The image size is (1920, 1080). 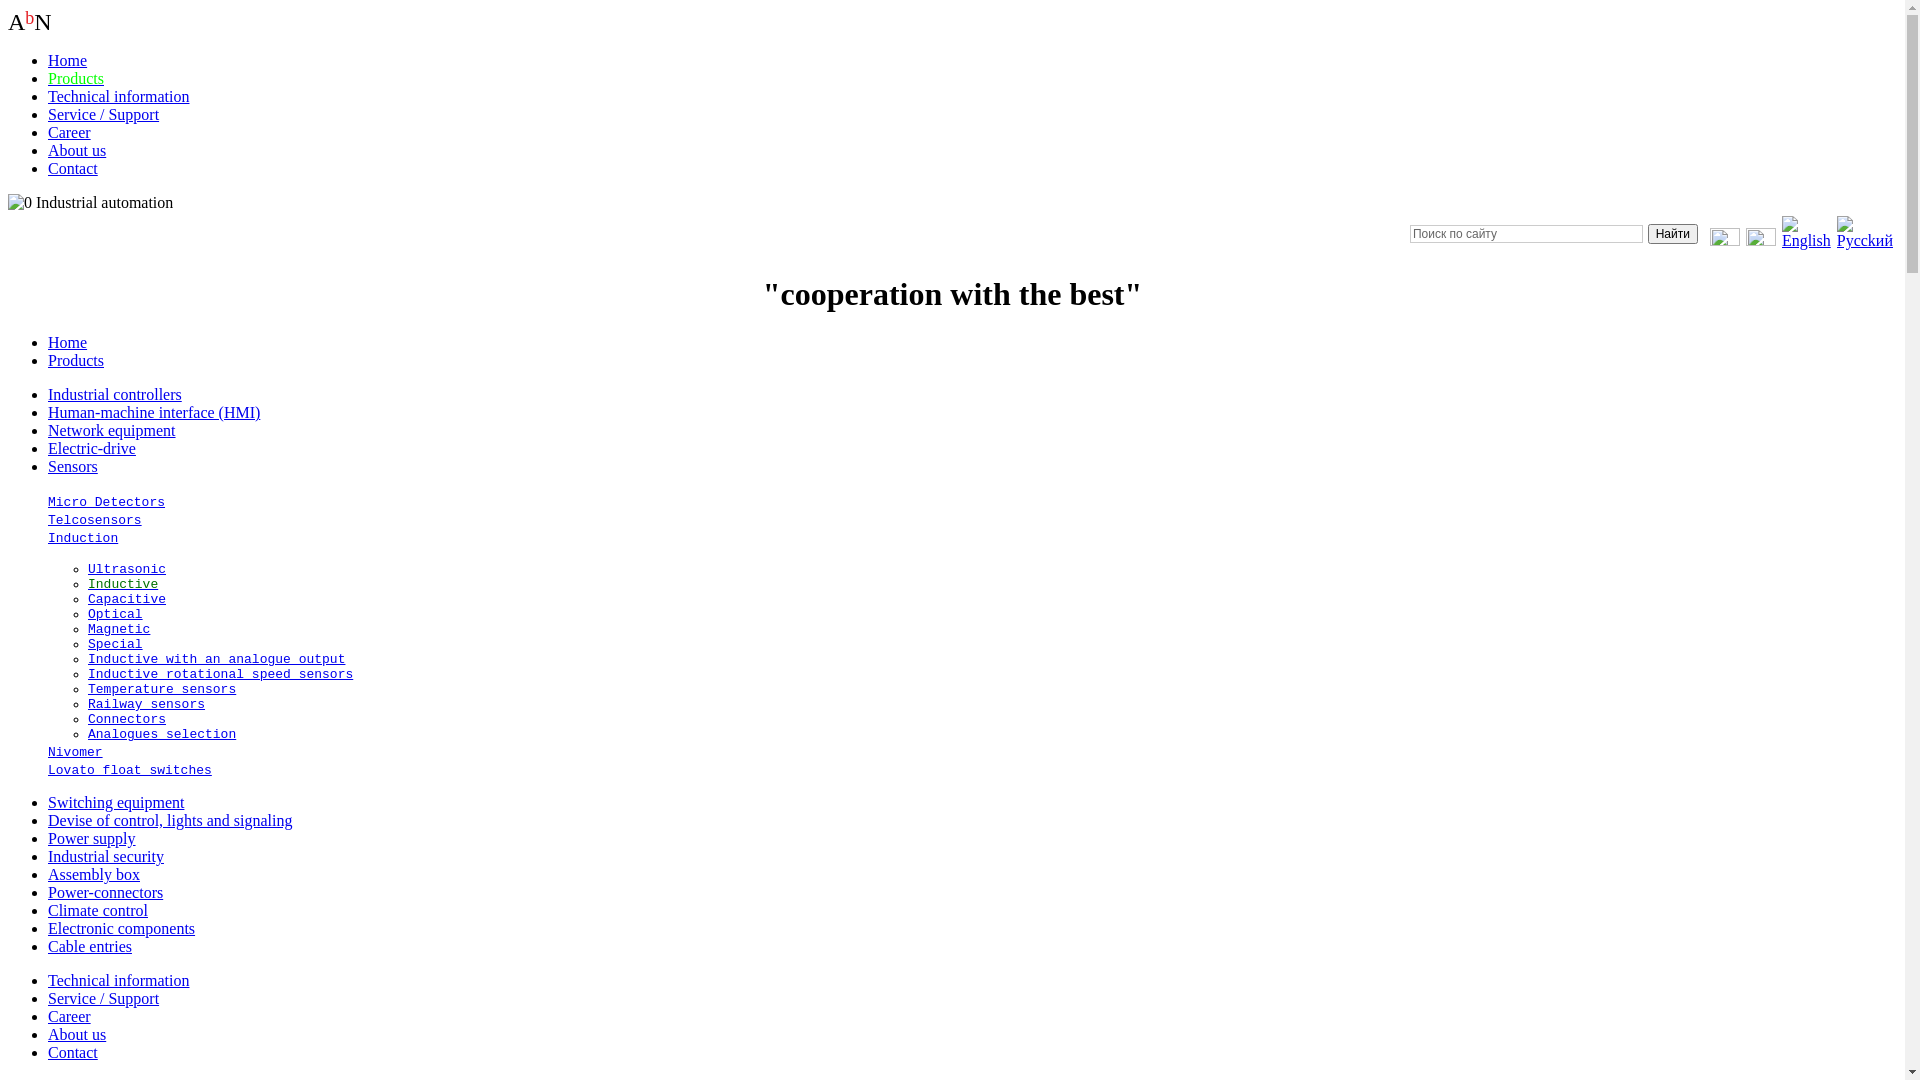 What do you see at coordinates (104, 891) in the screenshot?
I see `'Power-connectors'` at bounding box center [104, 891].